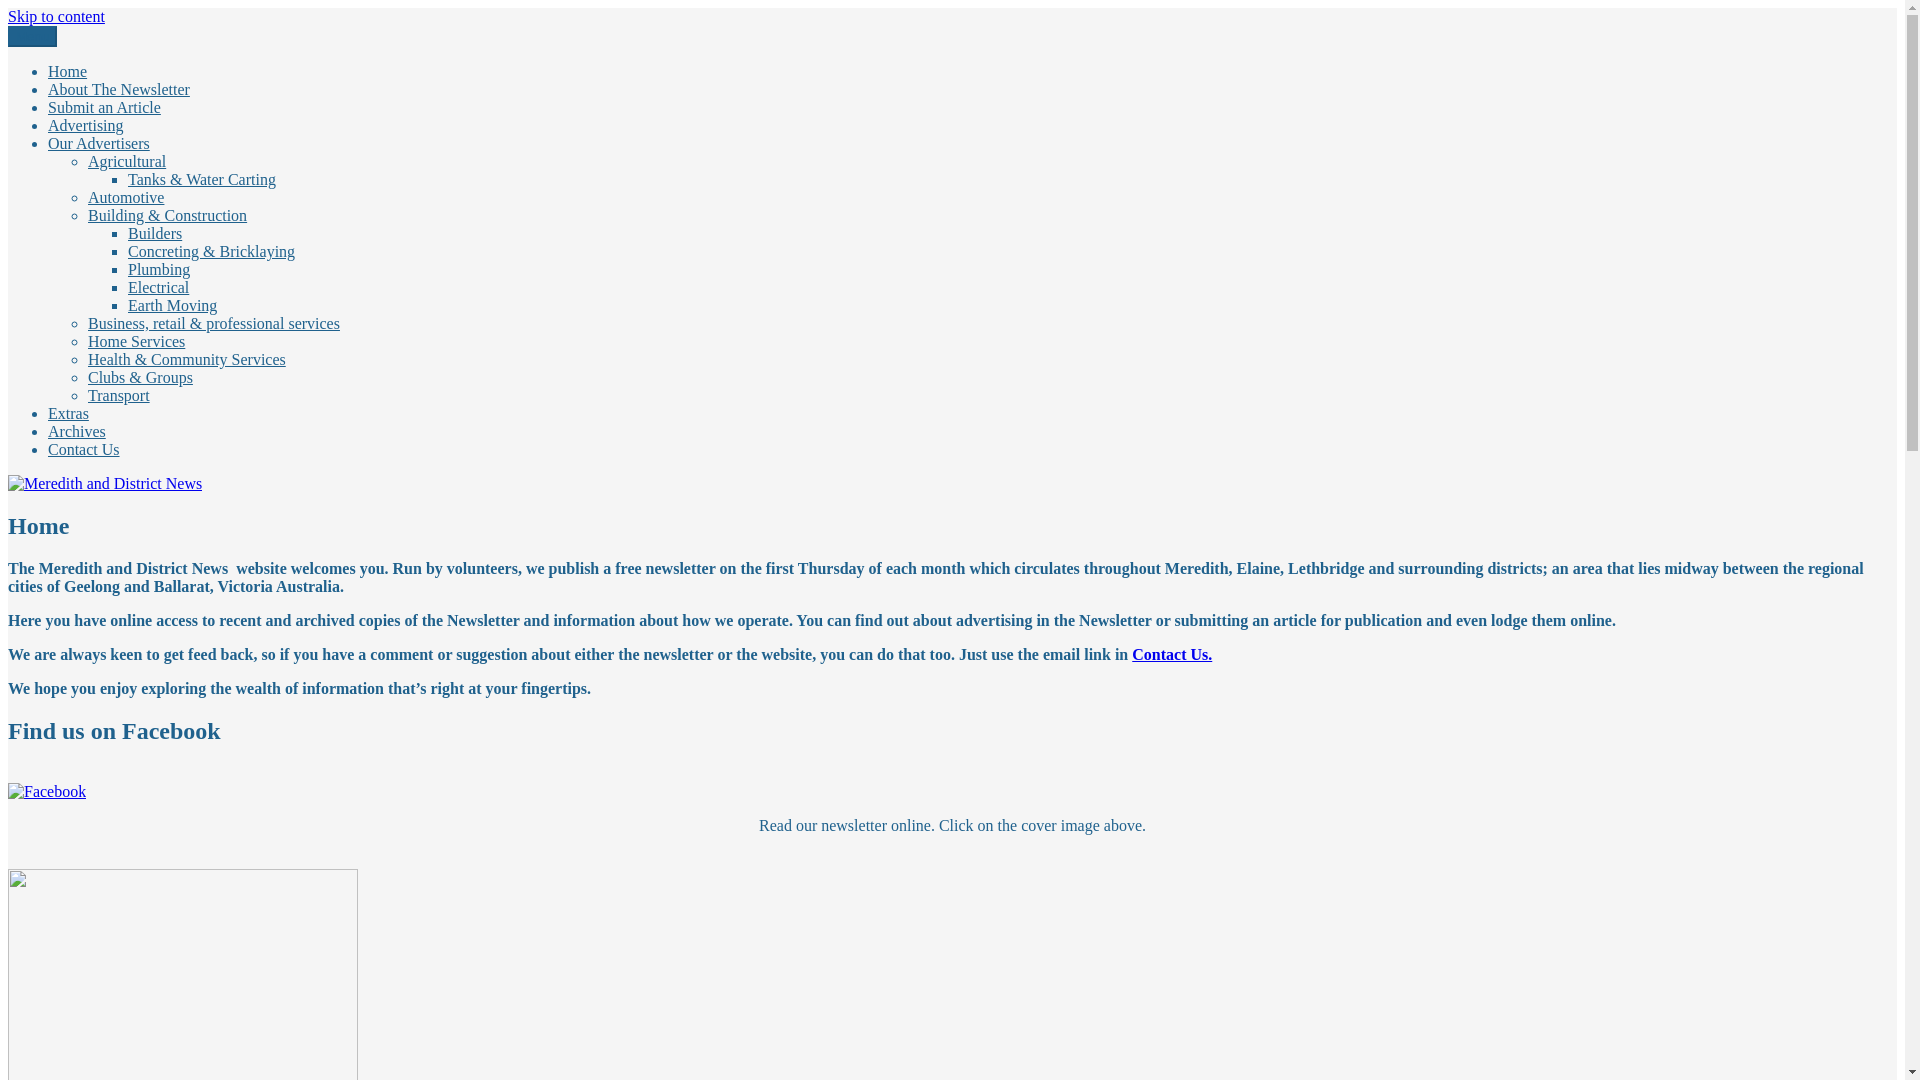  I want to click on 'Builders', so click(153, 232).